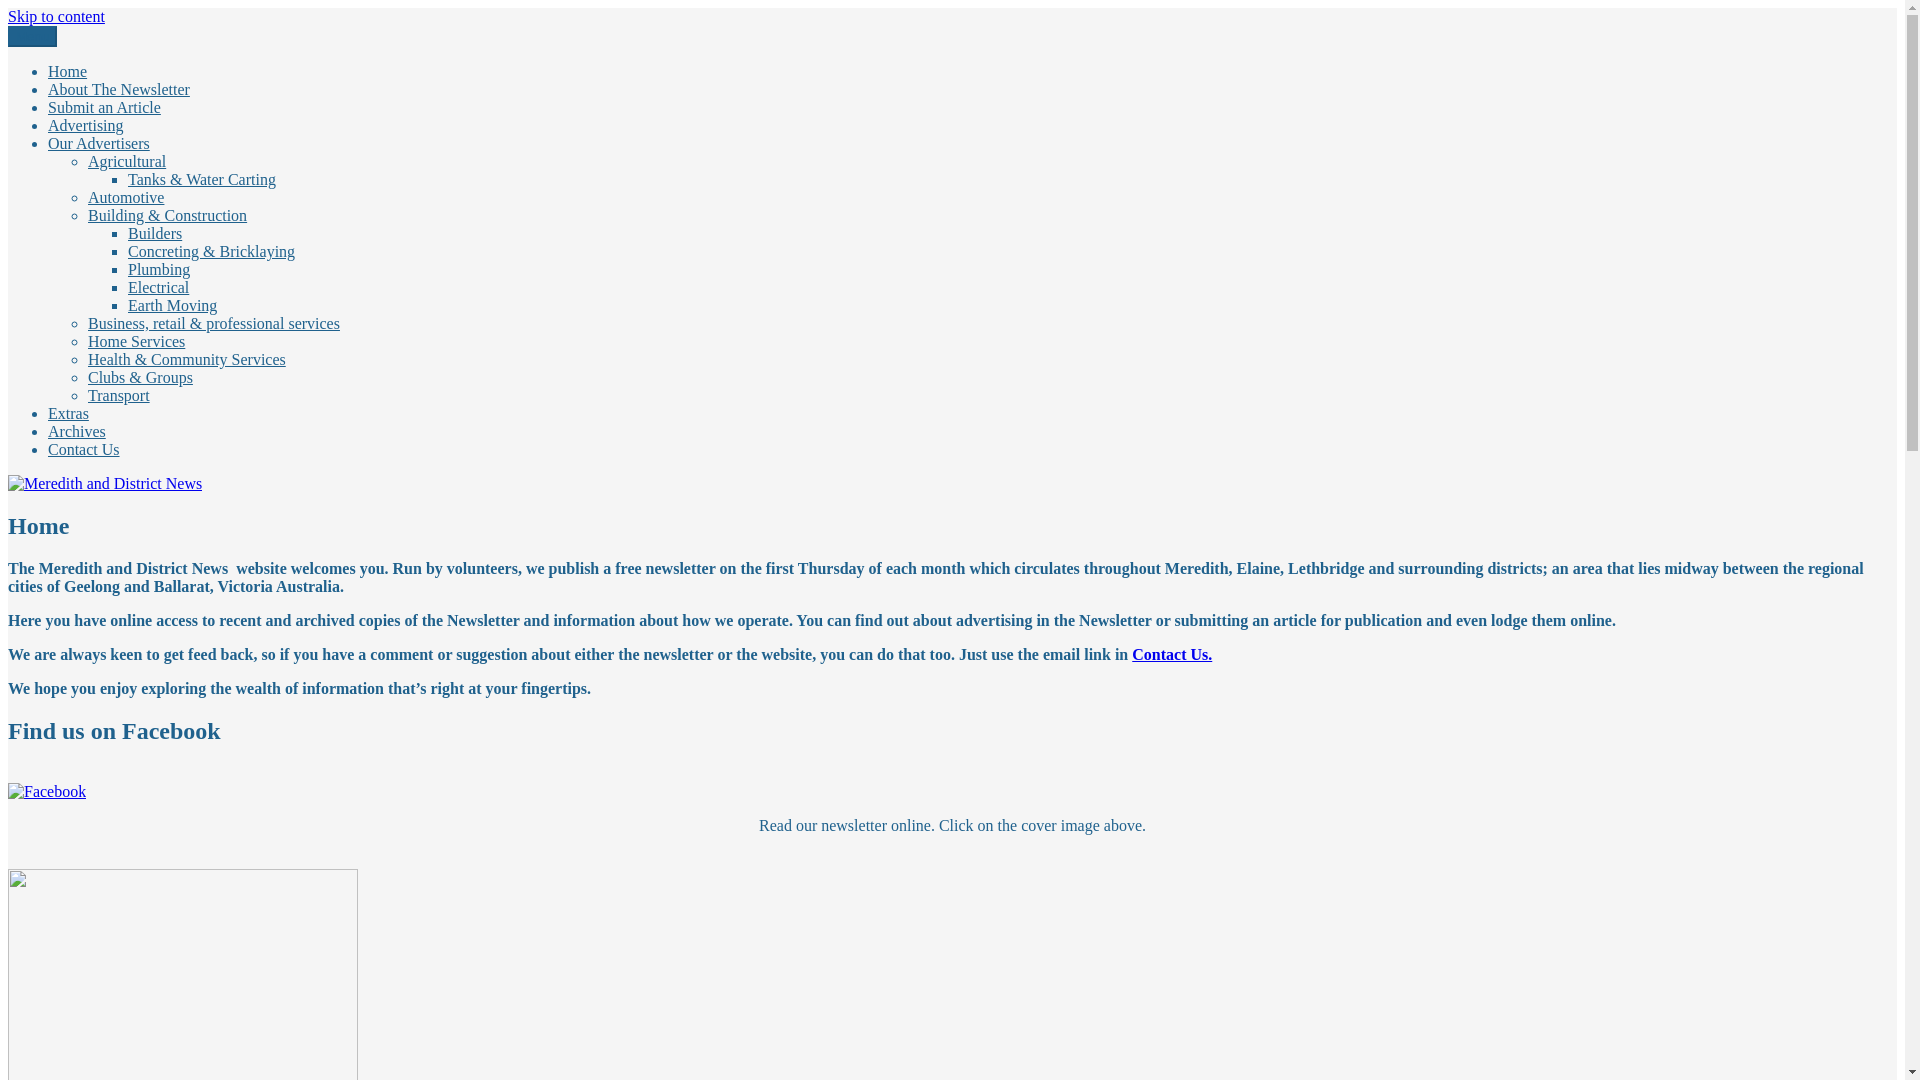  I want to click on 'Builders', so click(153, 232).